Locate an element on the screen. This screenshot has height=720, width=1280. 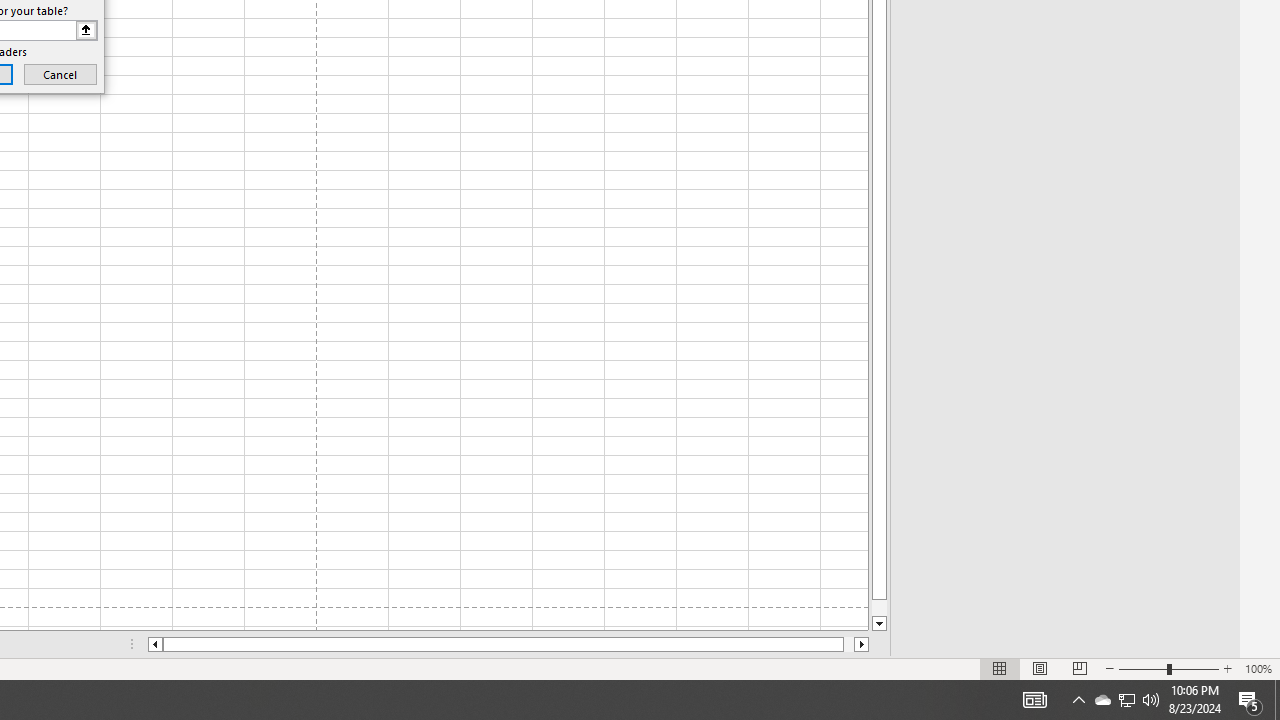
'Zoom' is located at coordinates (1168, 669).